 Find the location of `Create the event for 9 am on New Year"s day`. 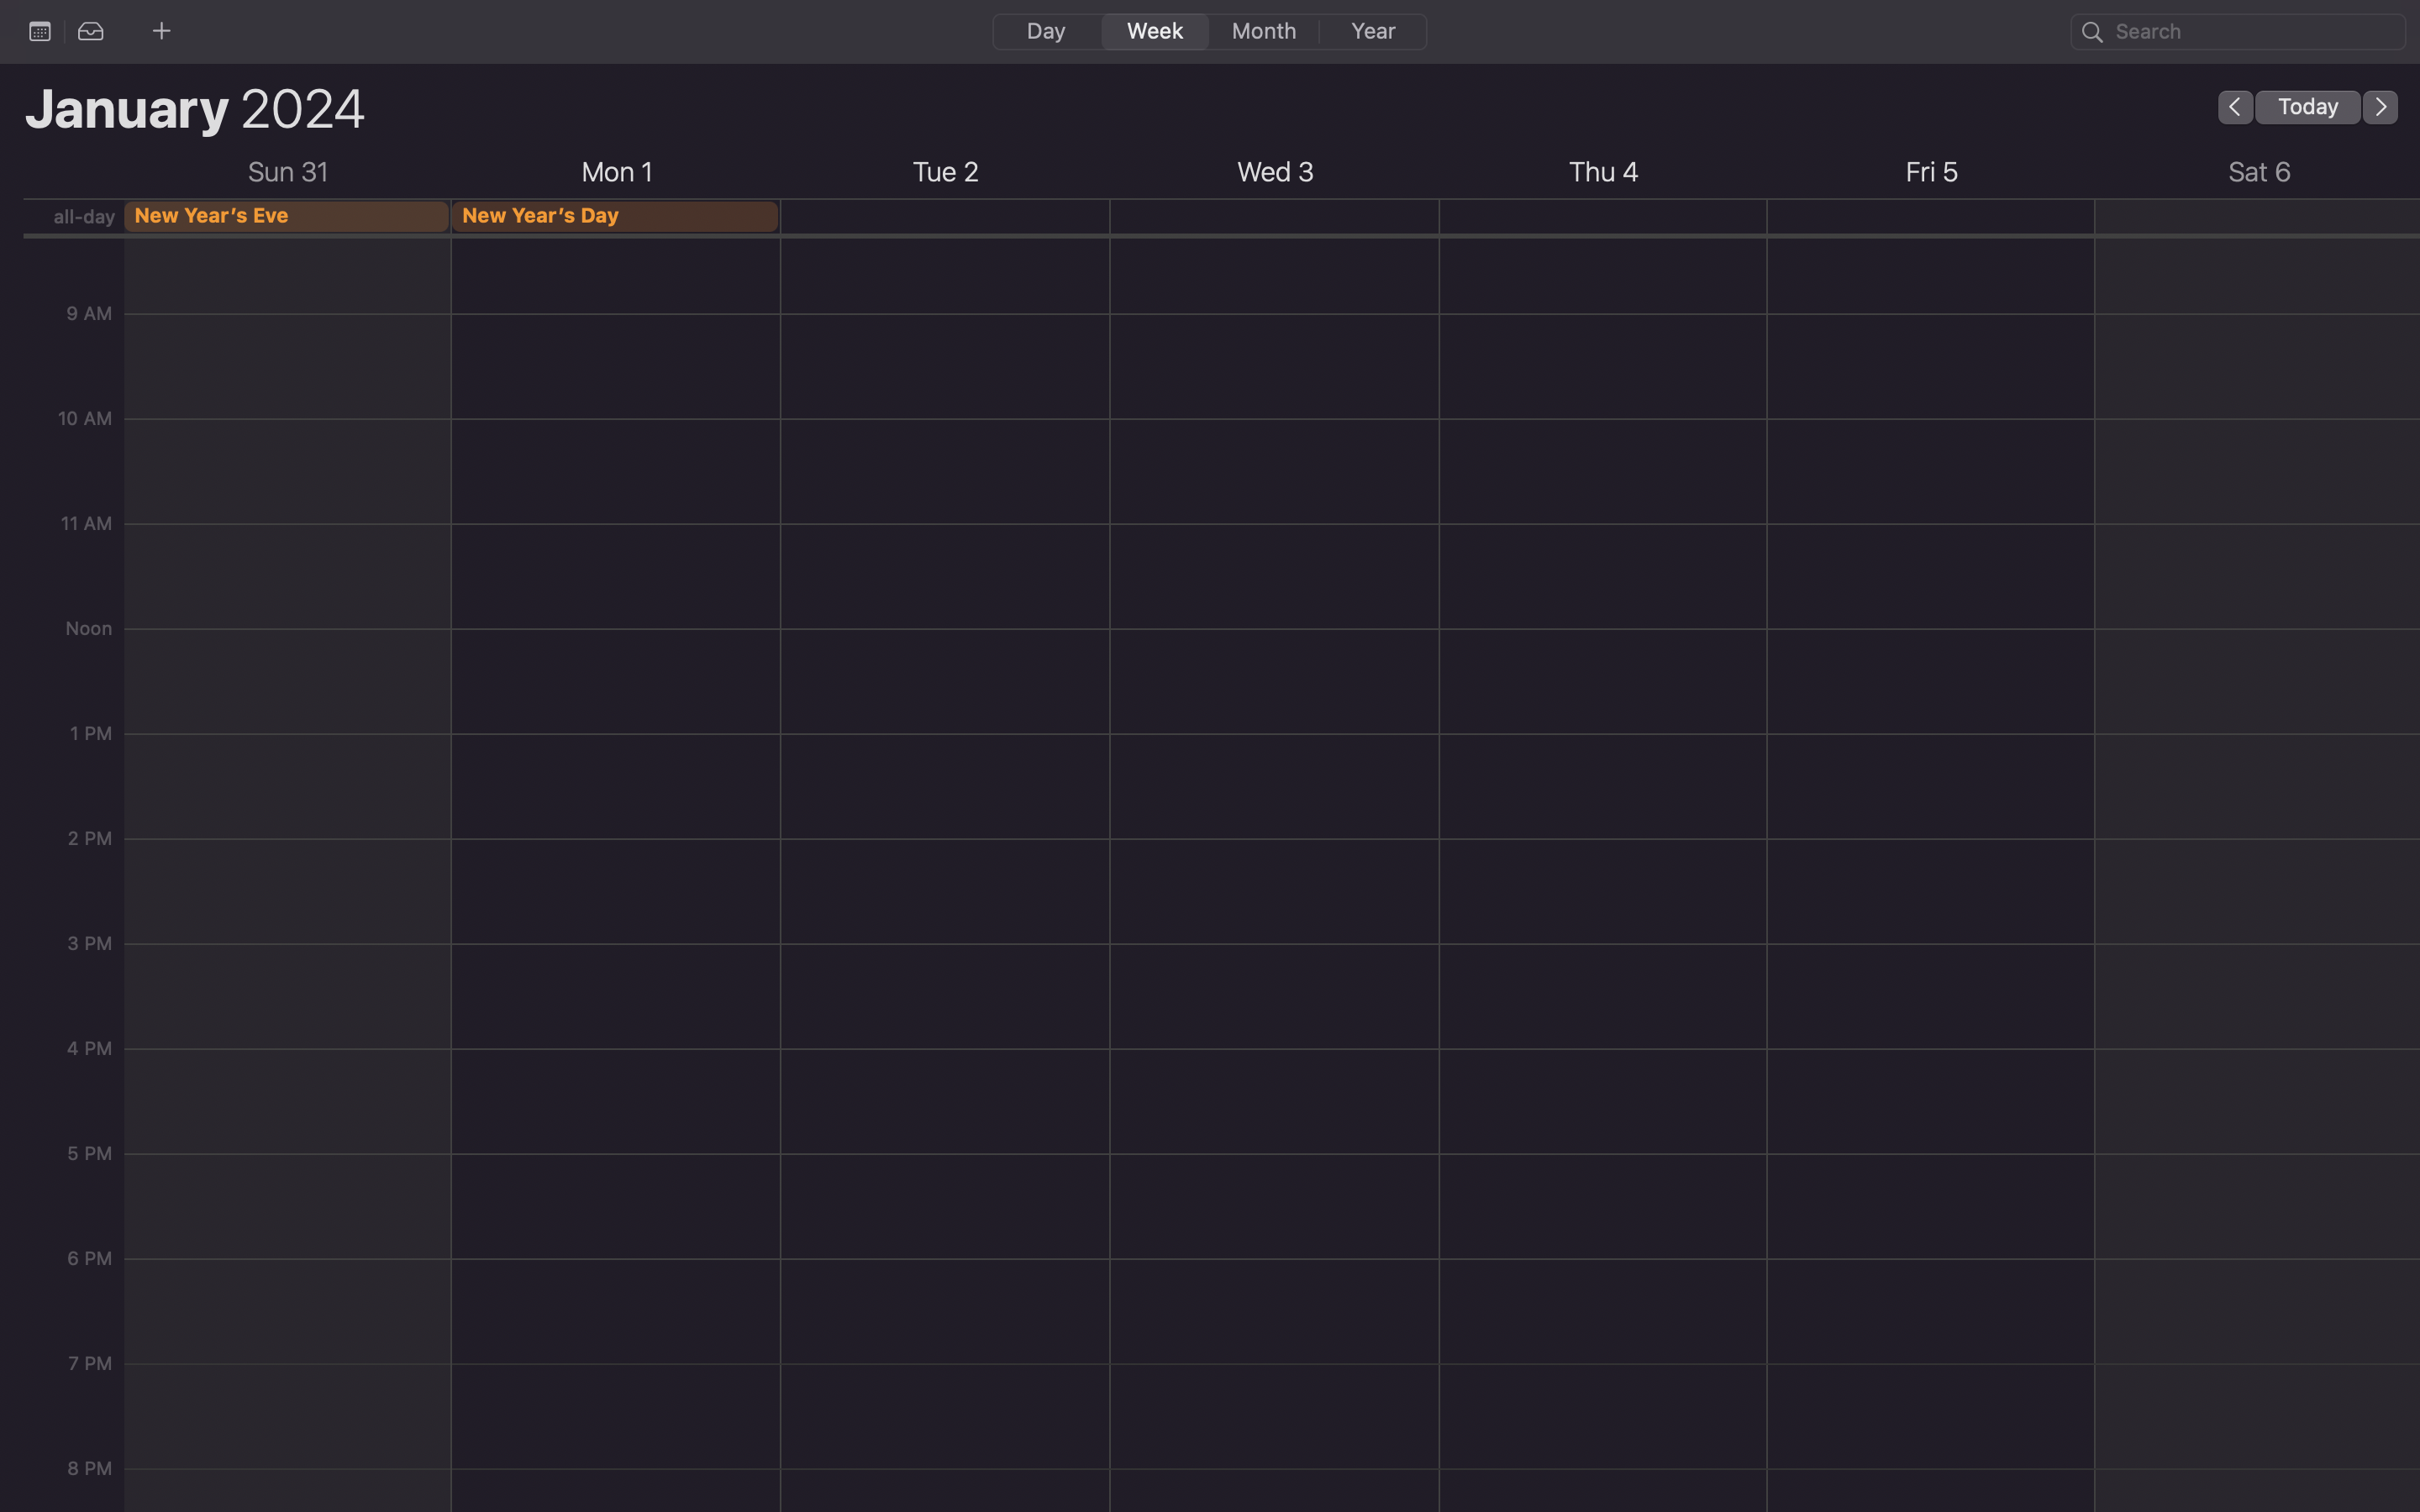

Create the event for 9 am on New Year"s day is located at coordinates (617, 331).